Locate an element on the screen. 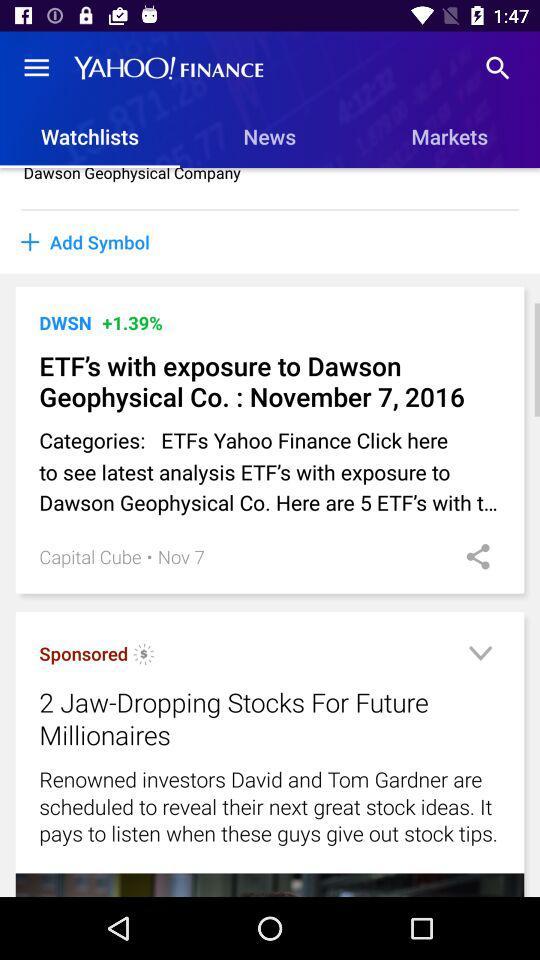 The image size is (540, 960). expand is located at coordinates (479, 655).